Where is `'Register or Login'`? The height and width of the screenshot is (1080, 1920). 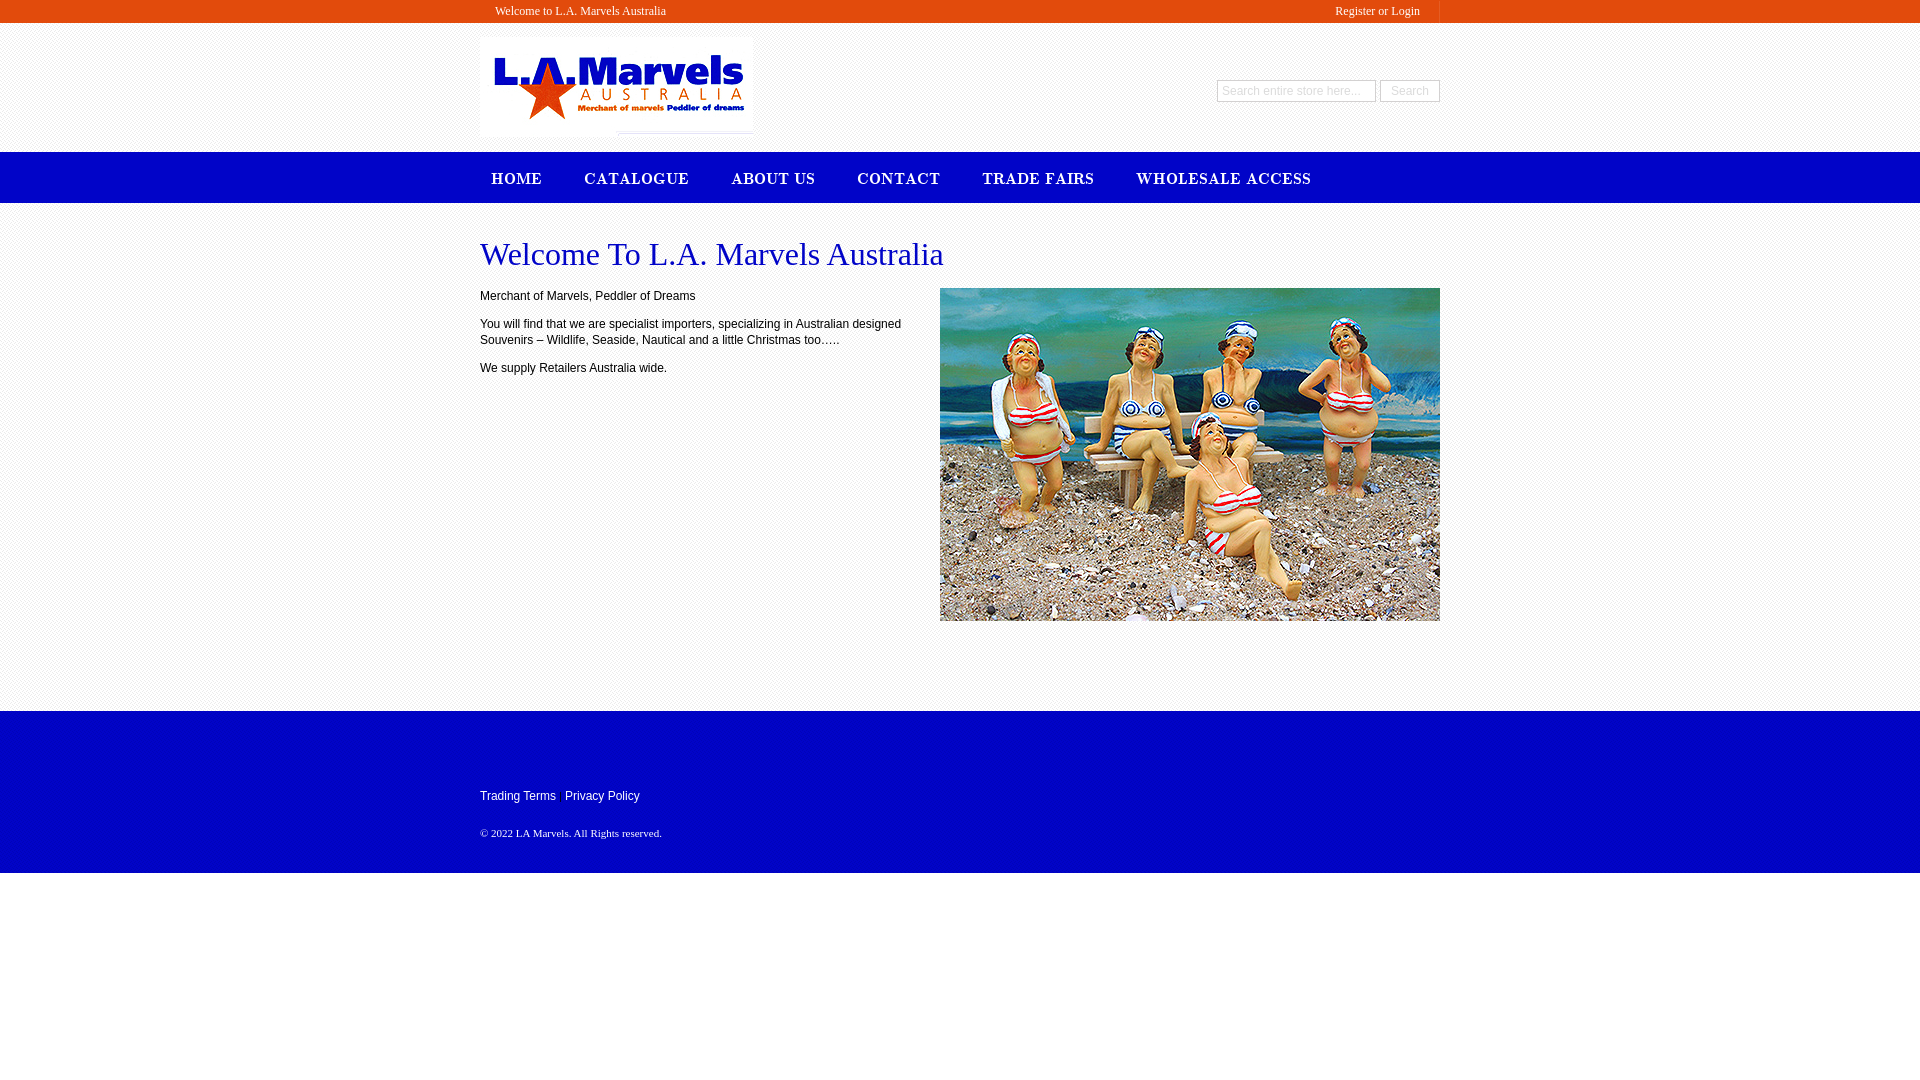
'Register or Login' is located at coordinates (1376, 11).